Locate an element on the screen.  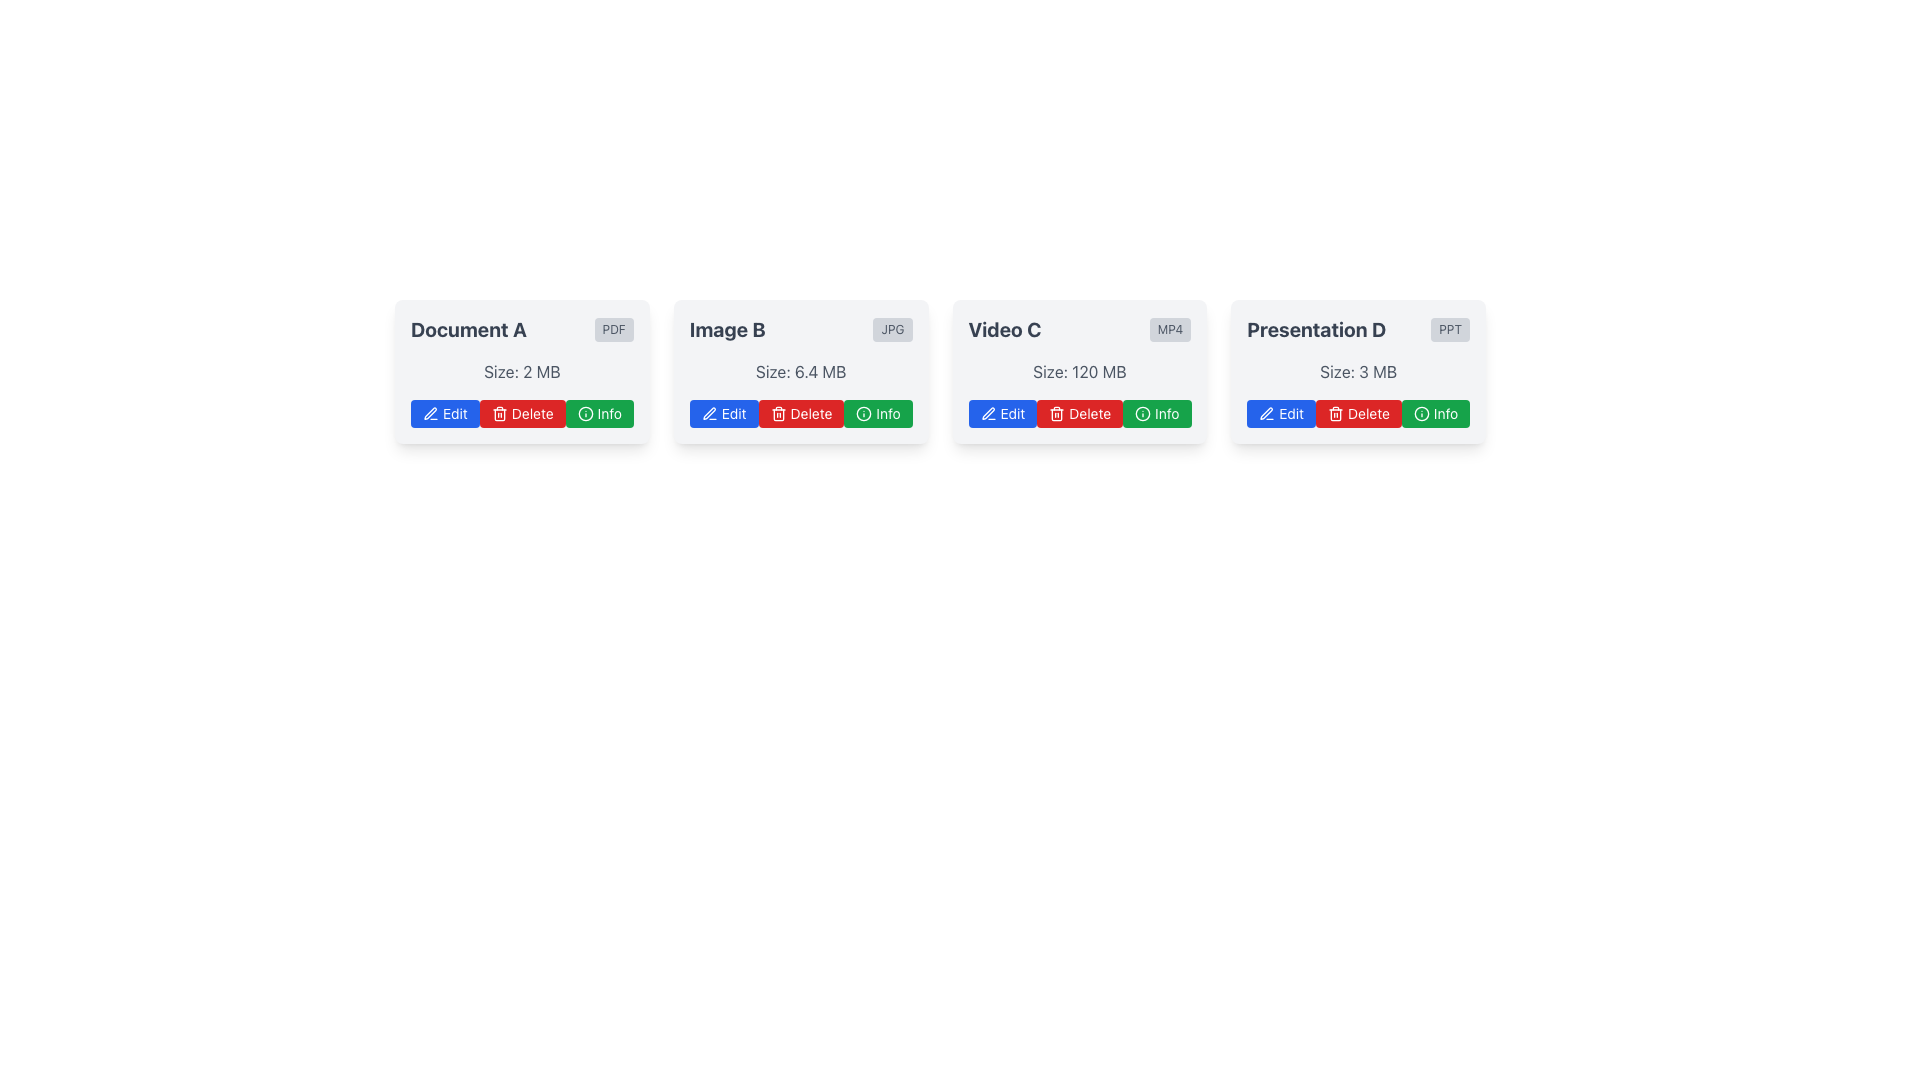
the button located in the bottom-right corner of the panel for 'Video C' using keyboard navigation to focus on it is located at coordinates (1157, 412).